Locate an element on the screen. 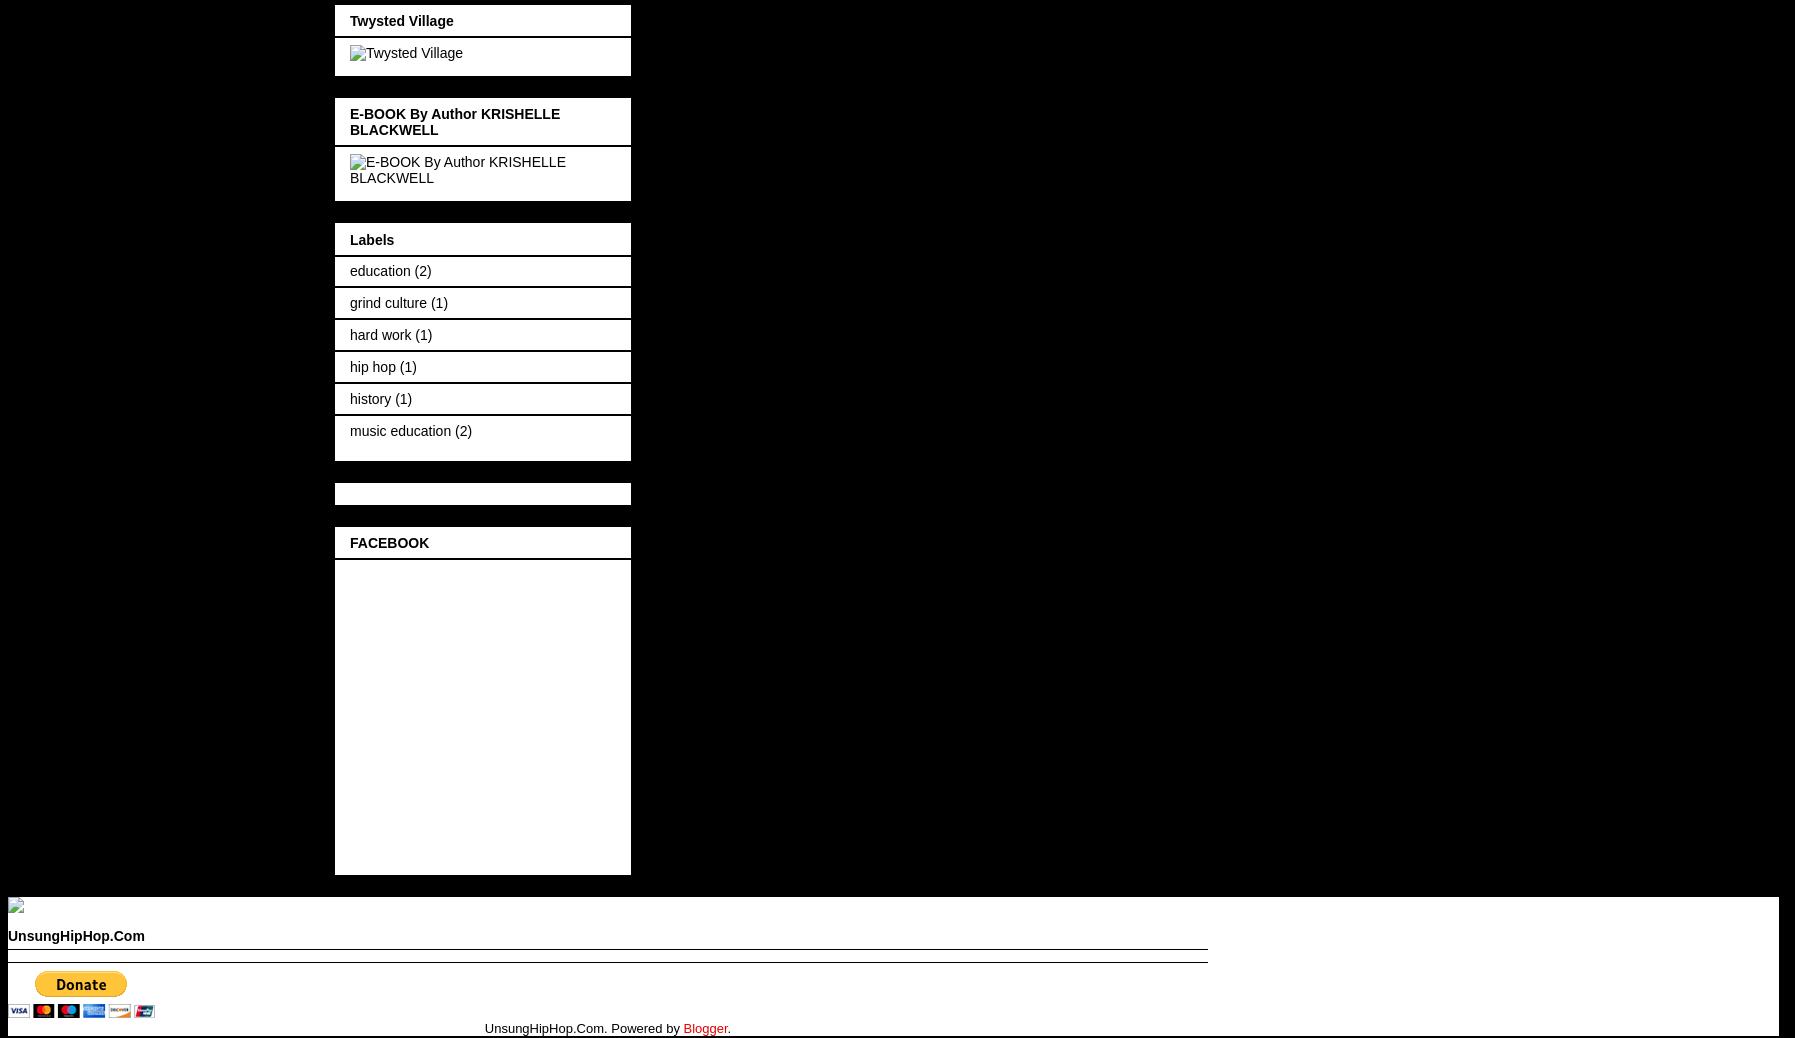  'E-BOOK By Author KRISHELLE BLACKWELL' is located at coordinates (455, 120).